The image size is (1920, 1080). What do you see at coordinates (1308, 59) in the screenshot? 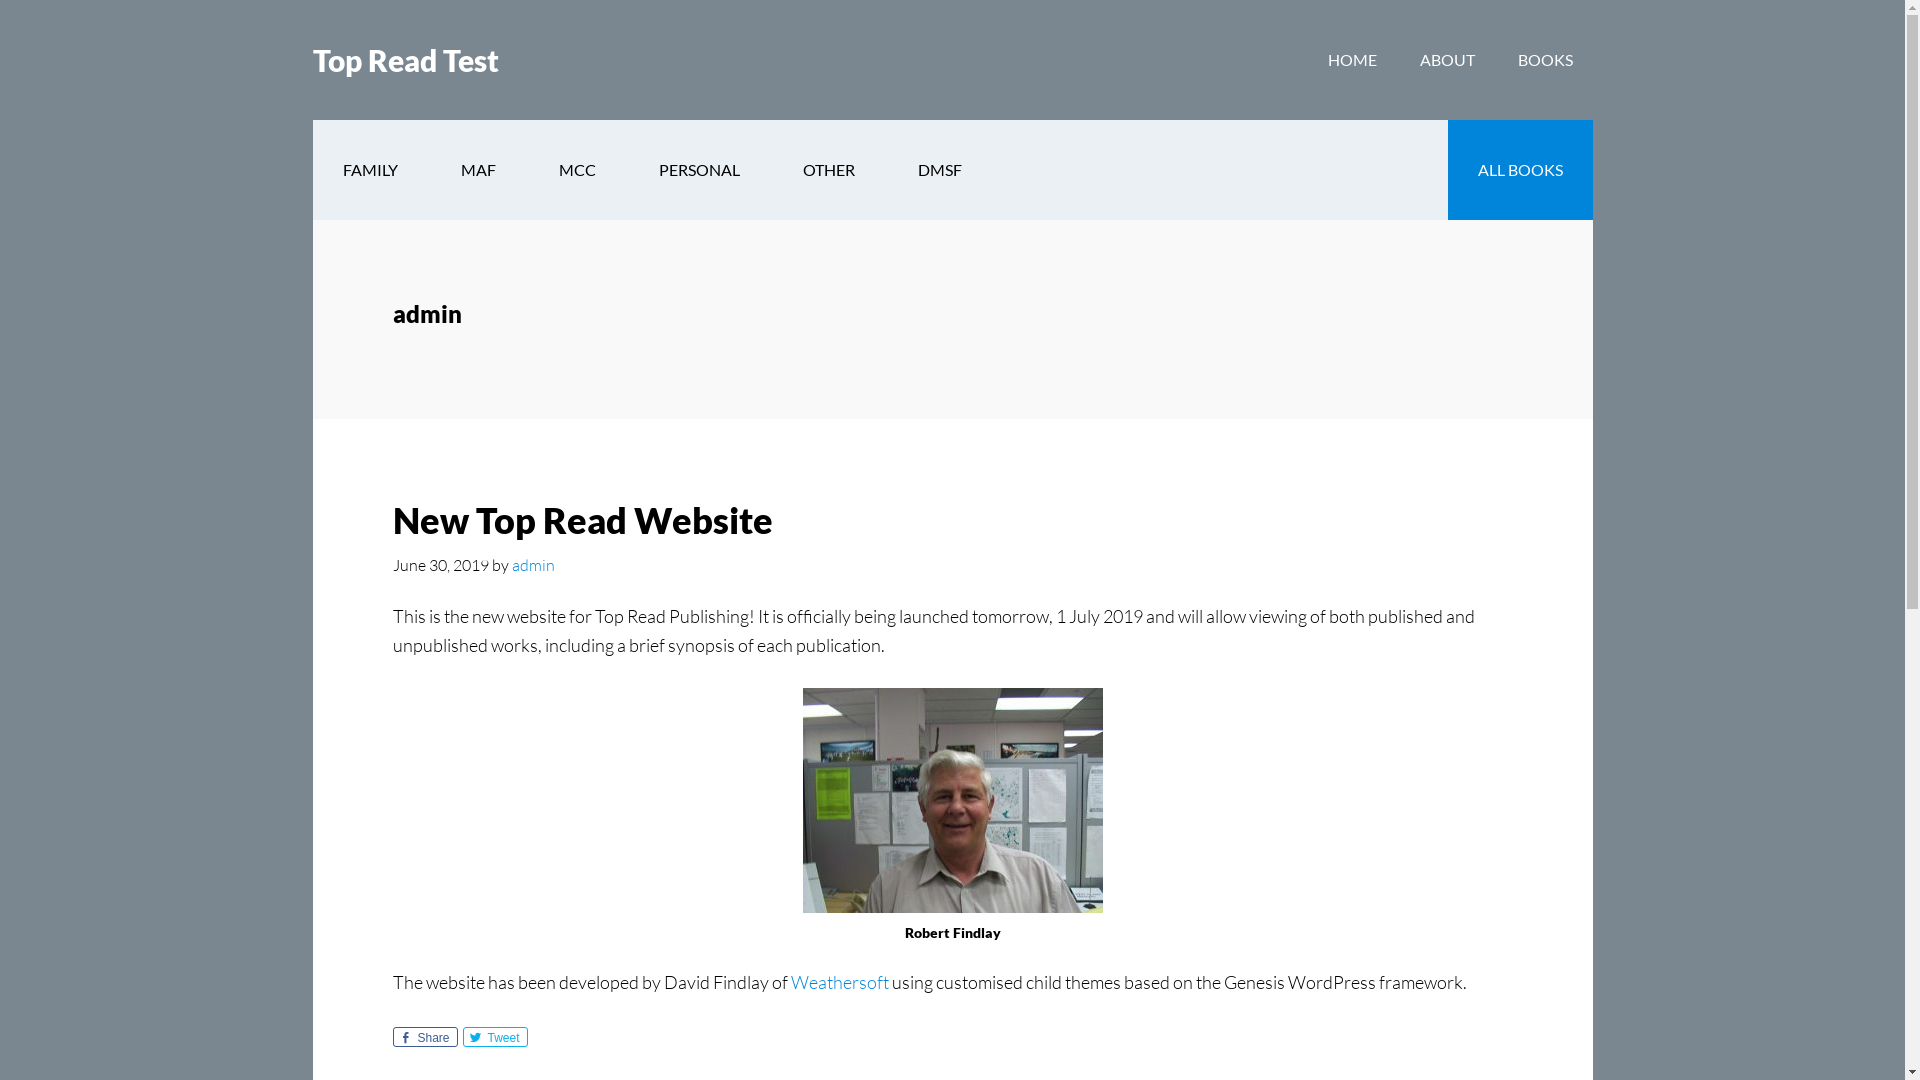
I see `'HOME'` at bounding box center [1308, 59].